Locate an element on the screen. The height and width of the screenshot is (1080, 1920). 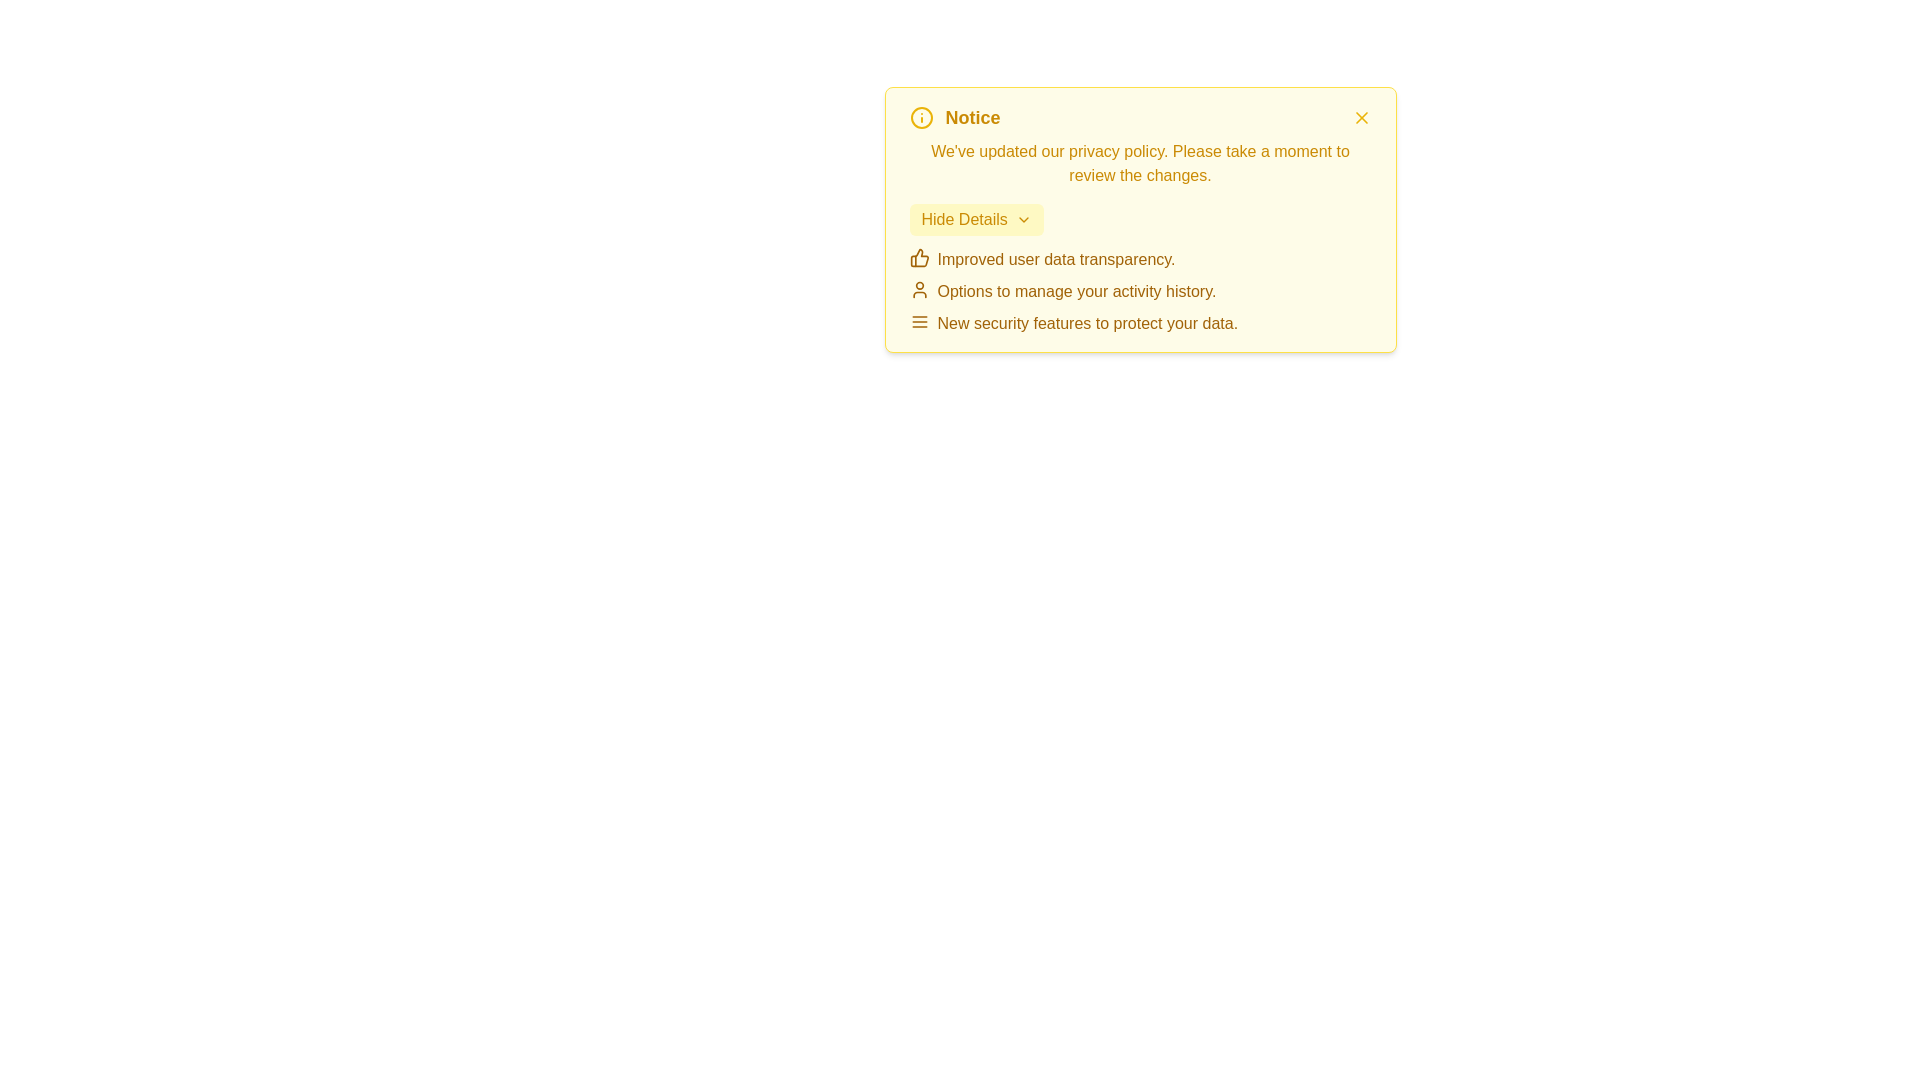
the Hamburger Menu icon located at the left of the text 'New security features to protect your data.' is located at coordinates (918, 320).